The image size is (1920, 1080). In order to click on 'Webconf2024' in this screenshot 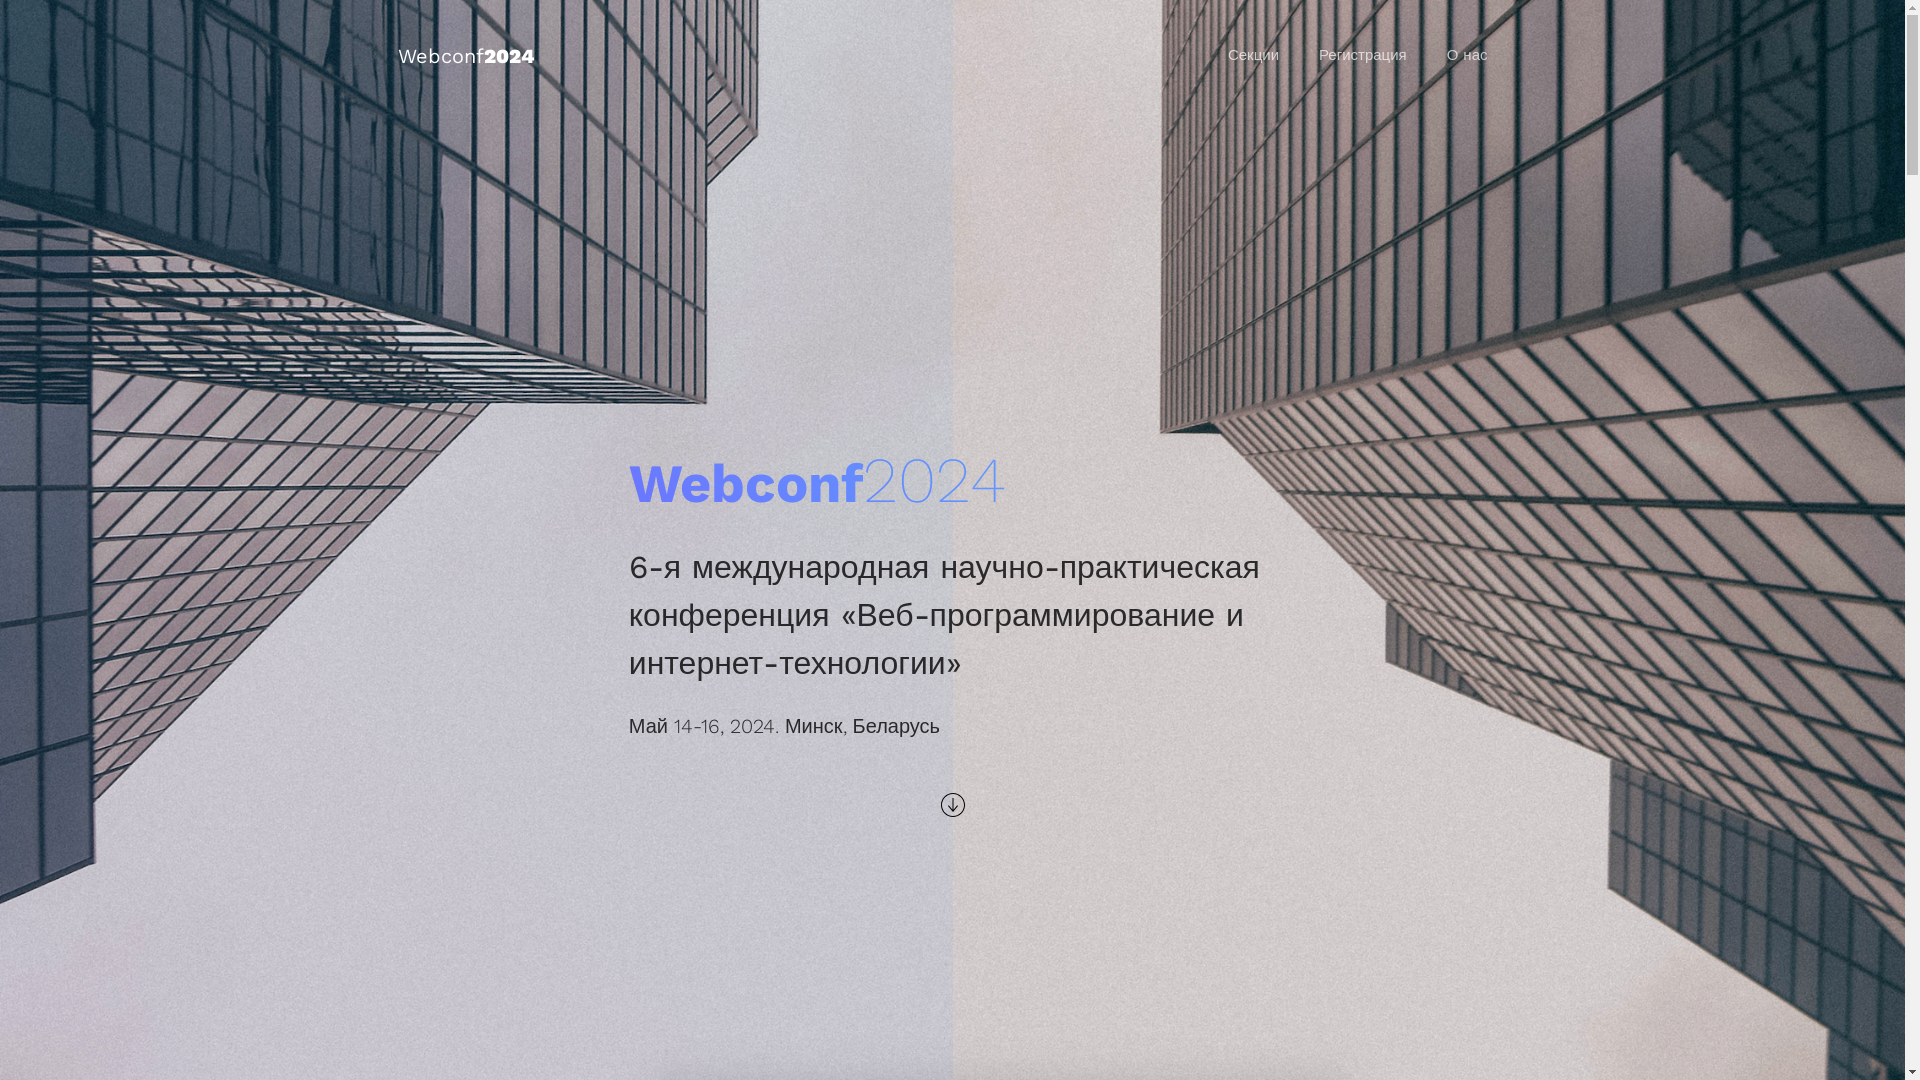, I will do `click(464, 55)`.